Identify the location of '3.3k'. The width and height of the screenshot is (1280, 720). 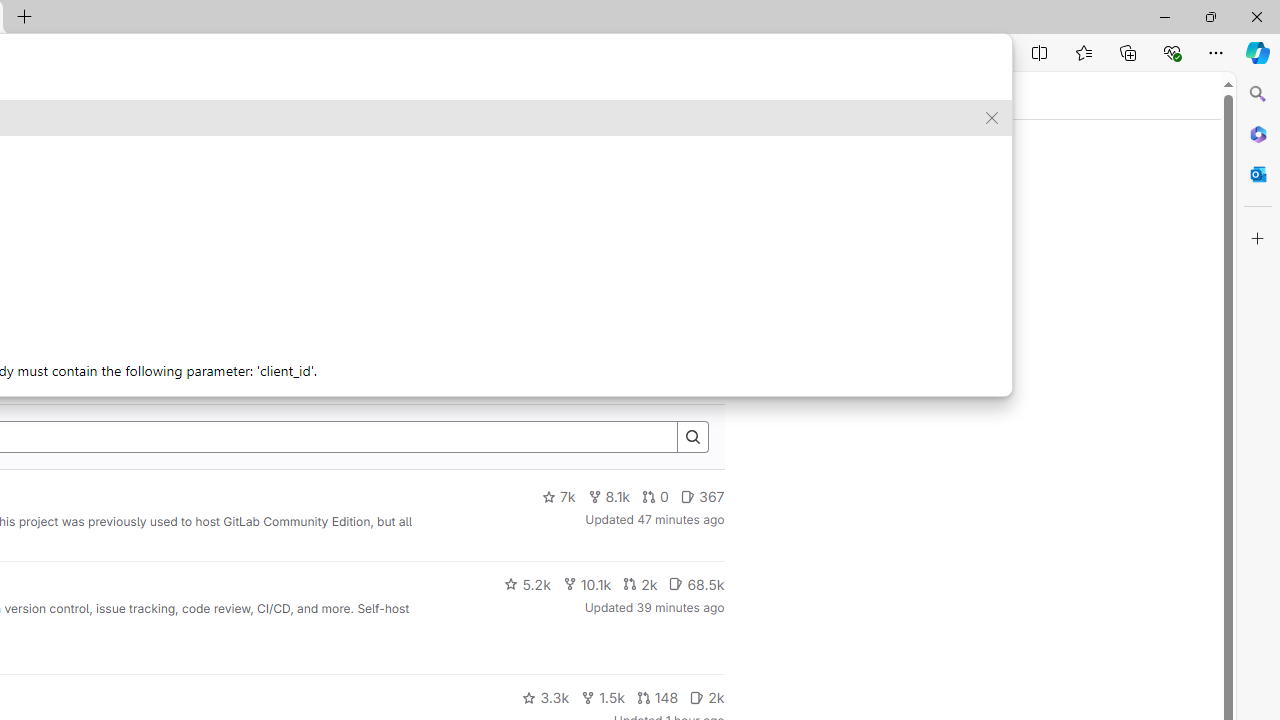
(545, 697).